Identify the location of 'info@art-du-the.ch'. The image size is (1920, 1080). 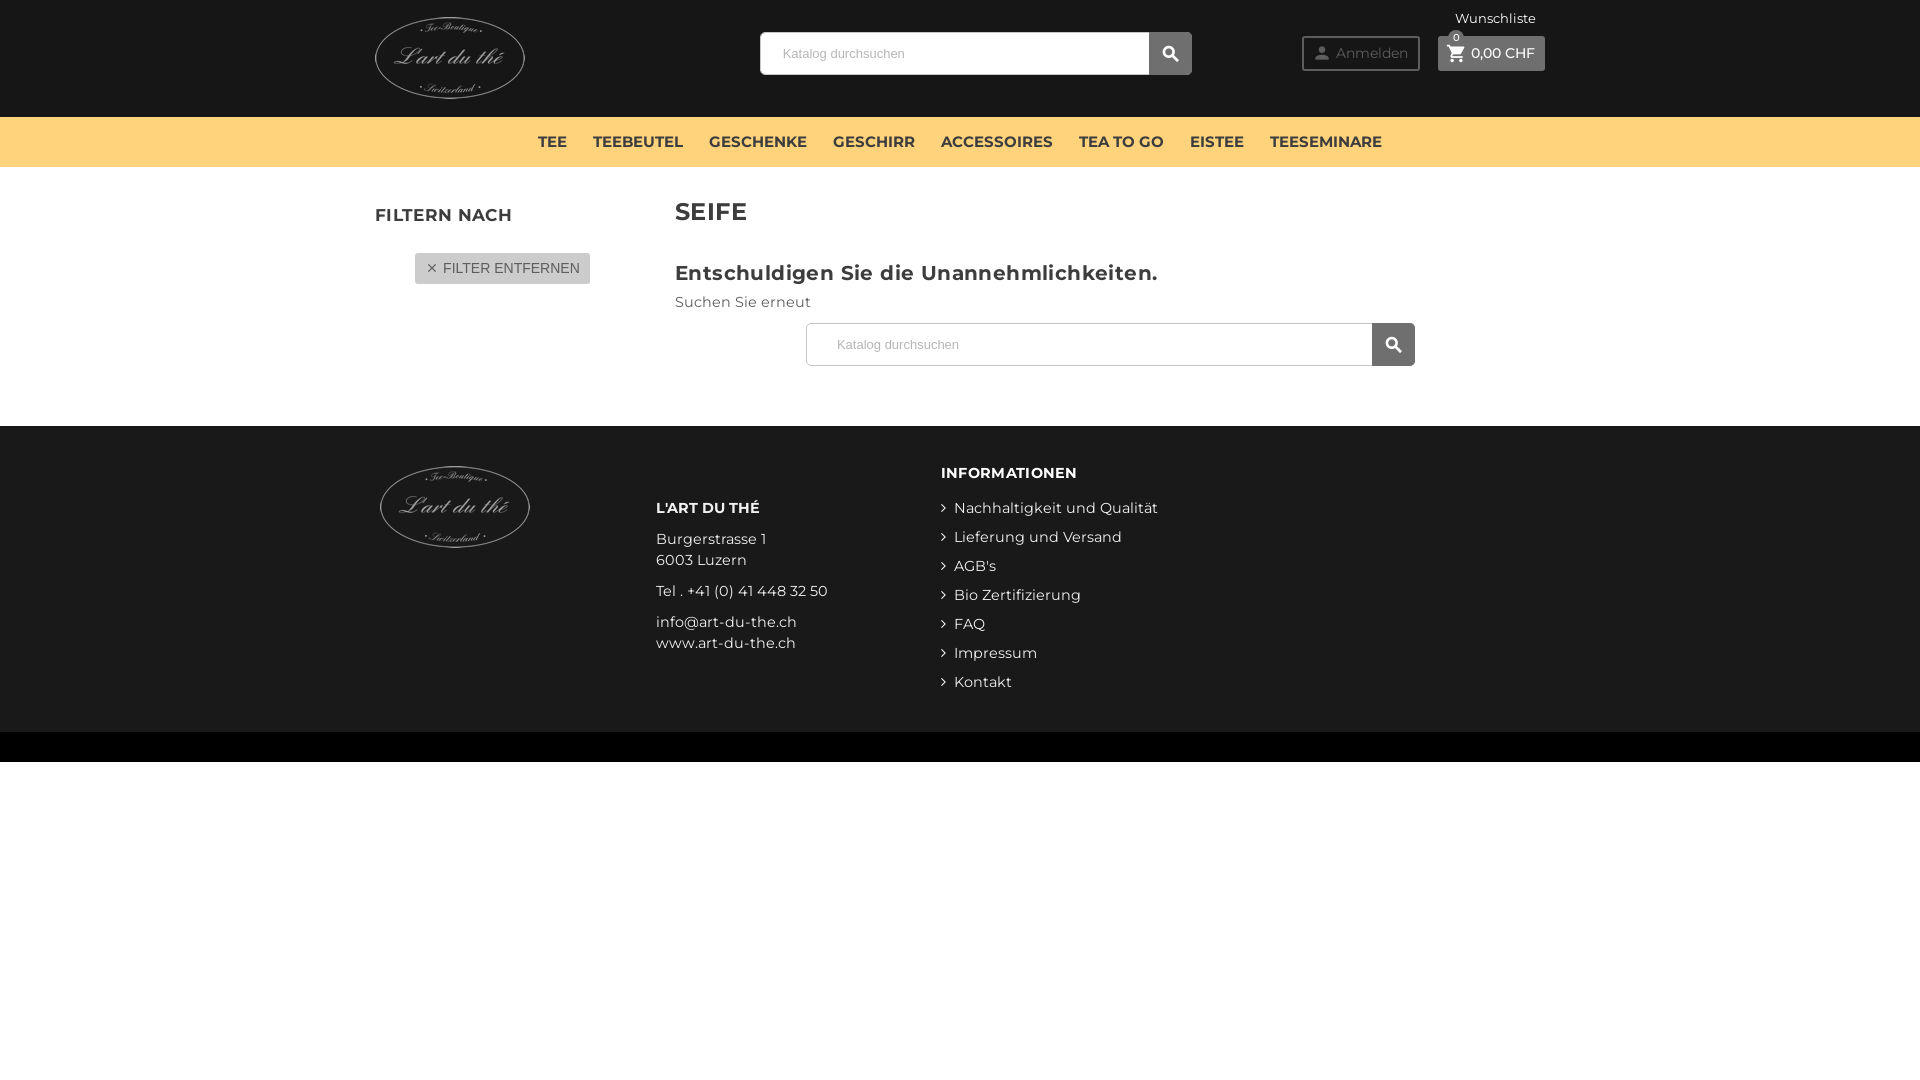
(725, 620).